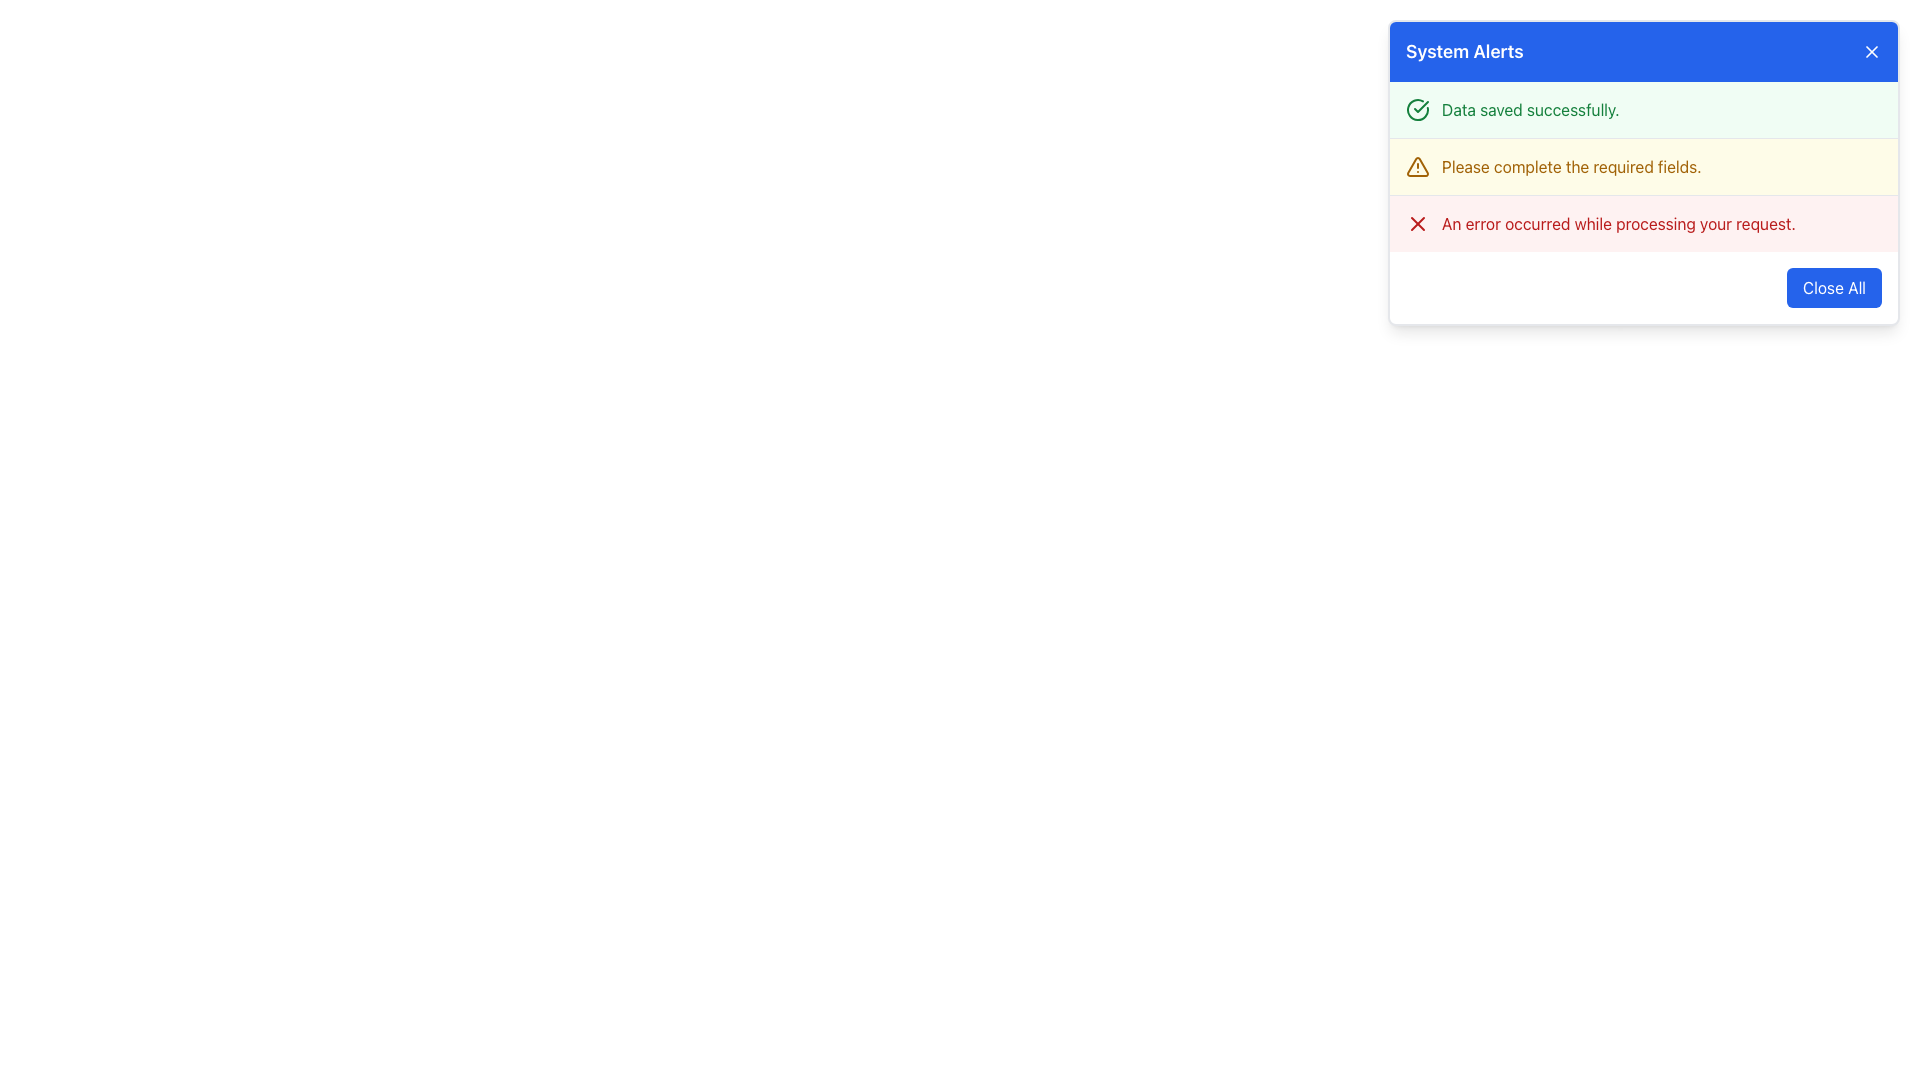 The width and height of the screenshot is (1920, 1080). What do you see at coordinates (1643, 172) in the screenshot?
I see `warning message from the notification alert that has a cream-colored background and orange text stating 'Please complete the required fields.'` at bounding box center [1643, 172].